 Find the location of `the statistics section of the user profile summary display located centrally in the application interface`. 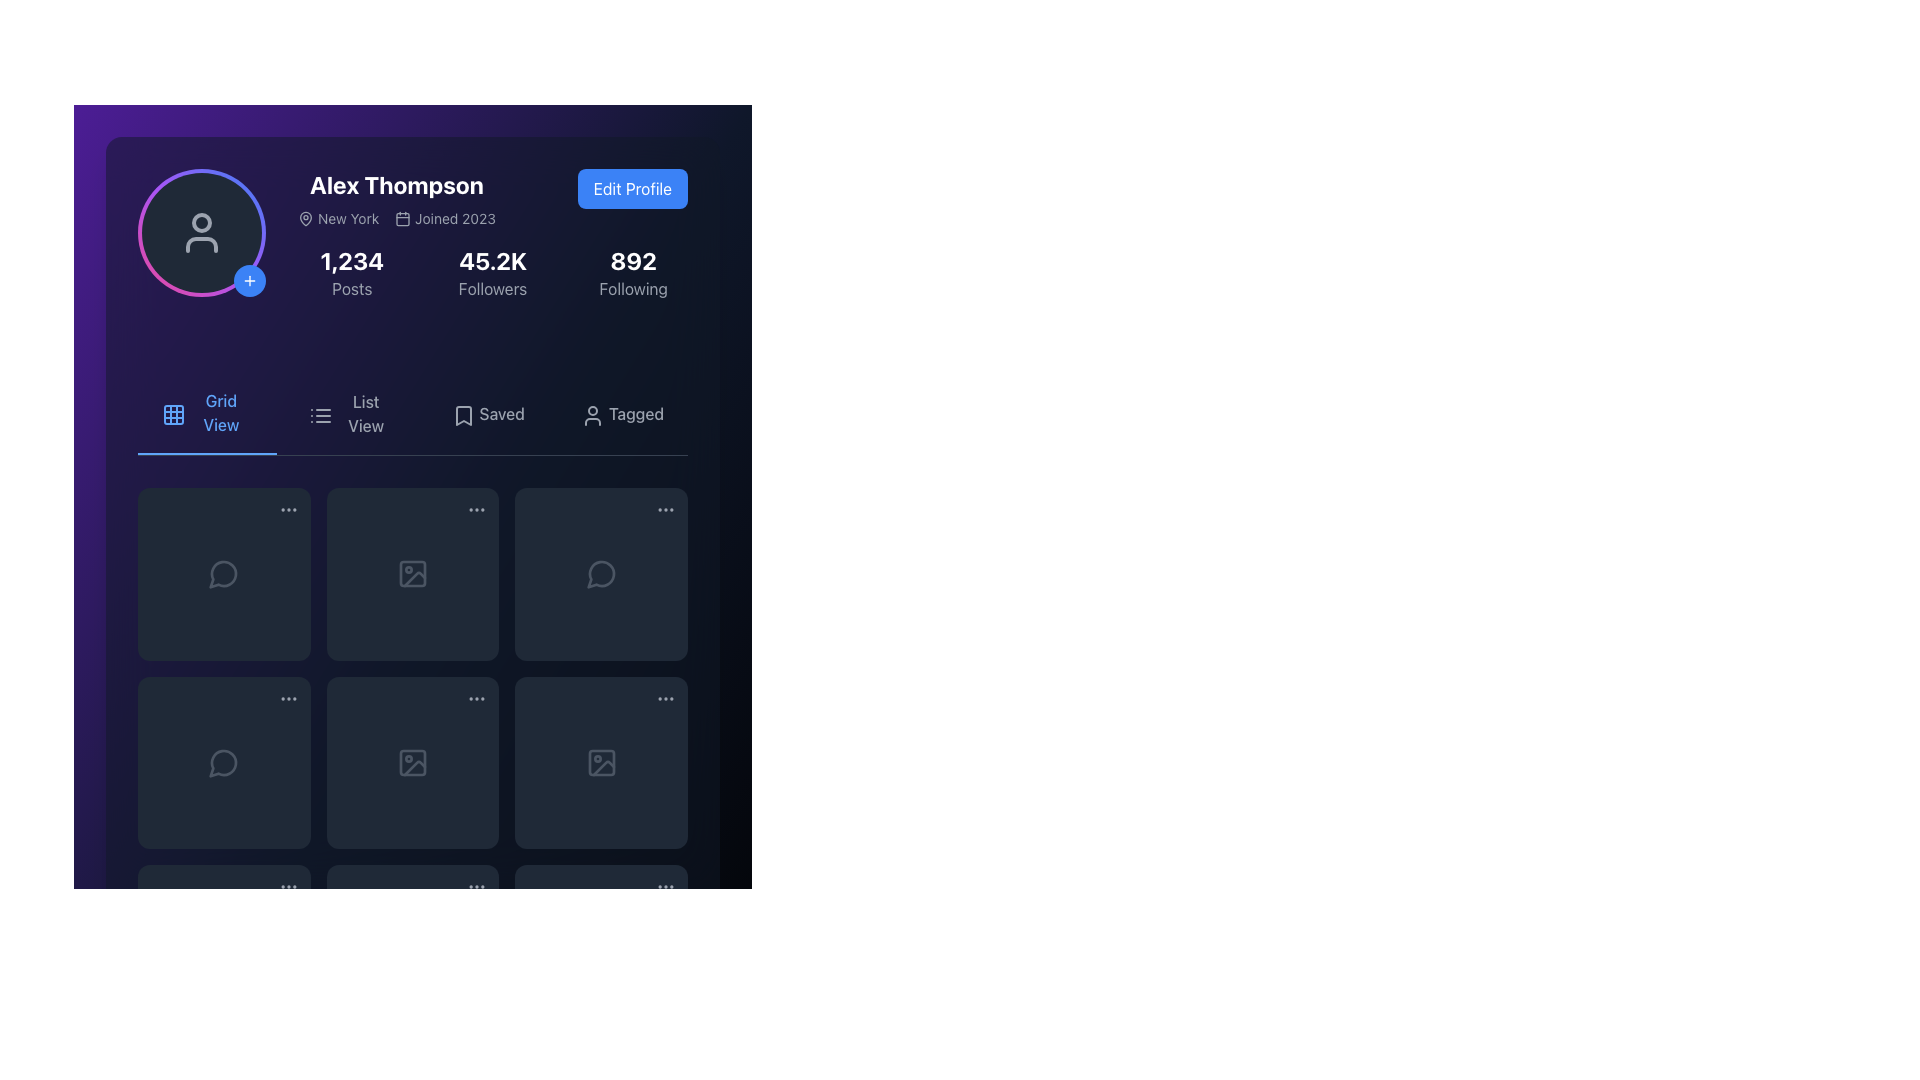

the statistics section of the user profile summary display located centrally in the application interface is located at coordinates (493, 245).